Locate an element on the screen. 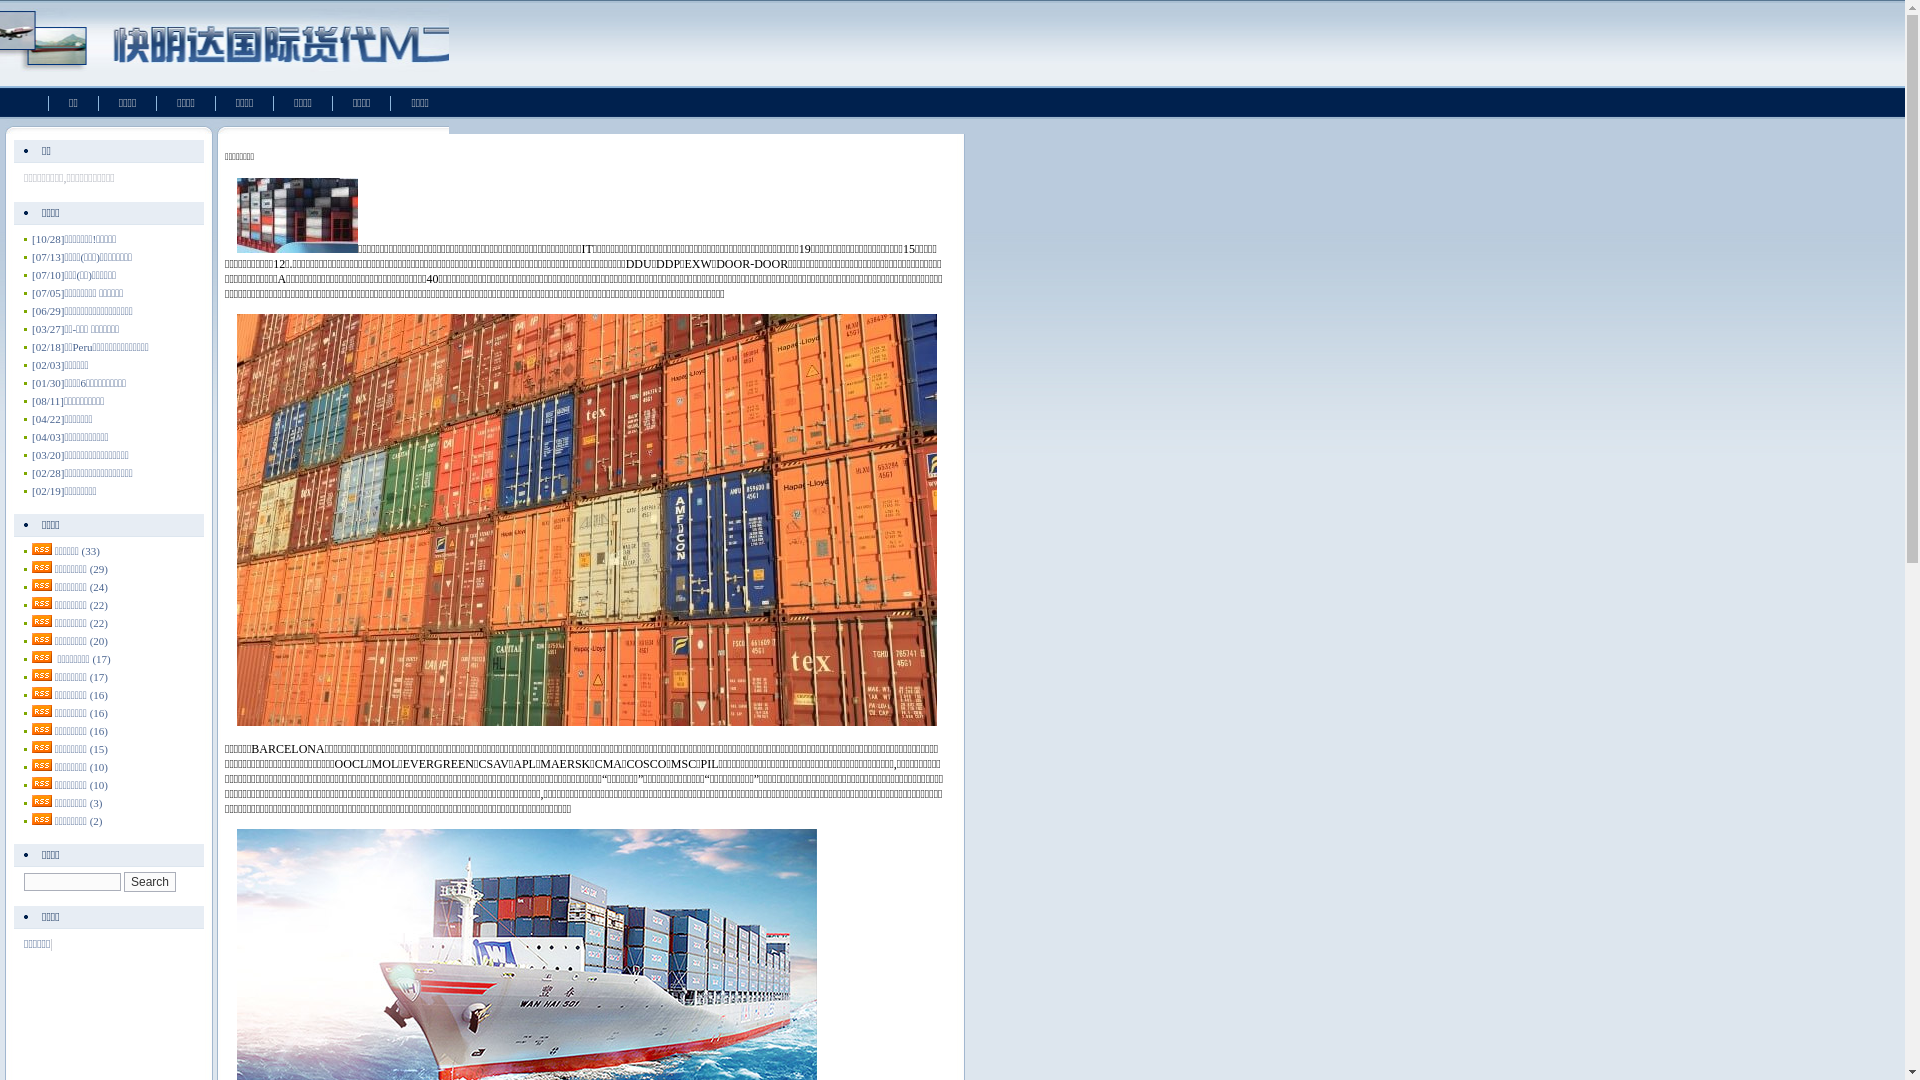 Image resolution: width=1920 pixels, height=1080 pixels. 'rss' is located at coordinates (42, 585).